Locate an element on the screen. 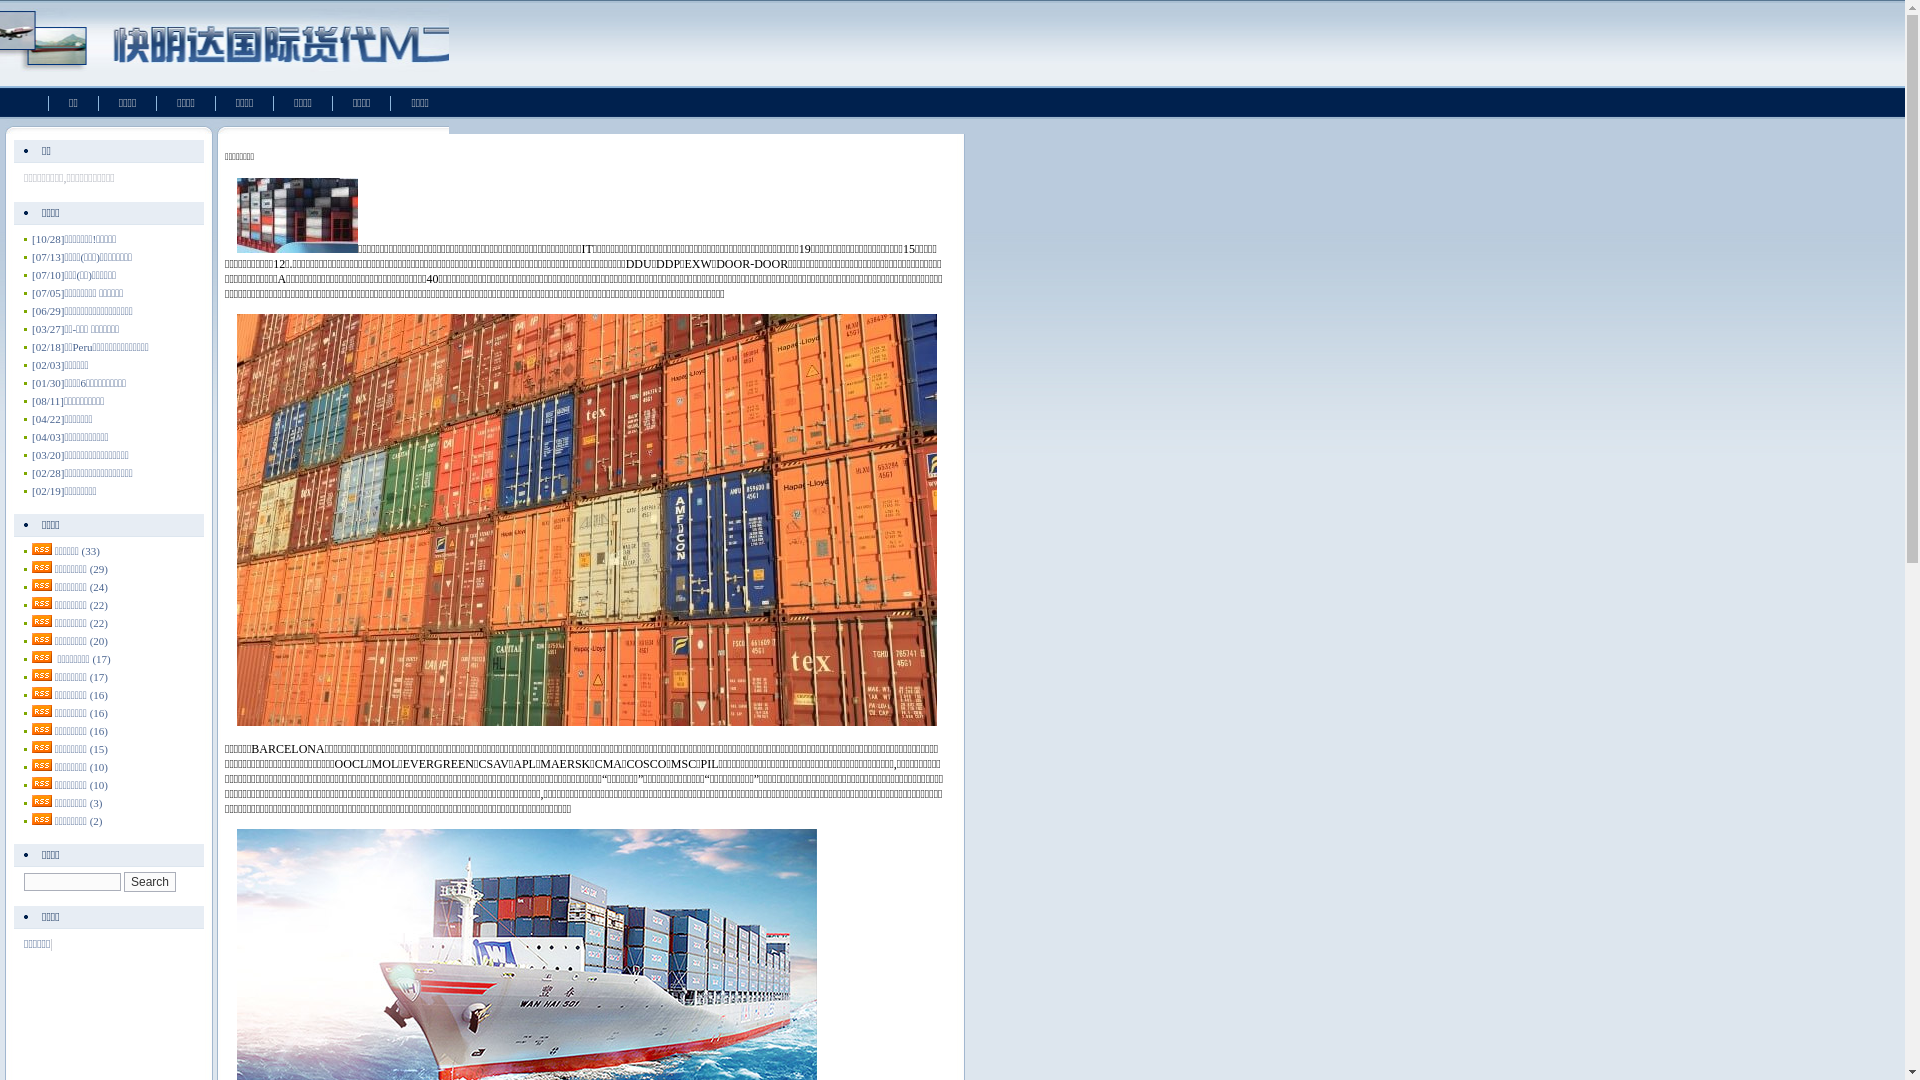 Image resolution: width=1920 pixels, height=1080 pixels. 'rss' is located at coordinates (42, 585).